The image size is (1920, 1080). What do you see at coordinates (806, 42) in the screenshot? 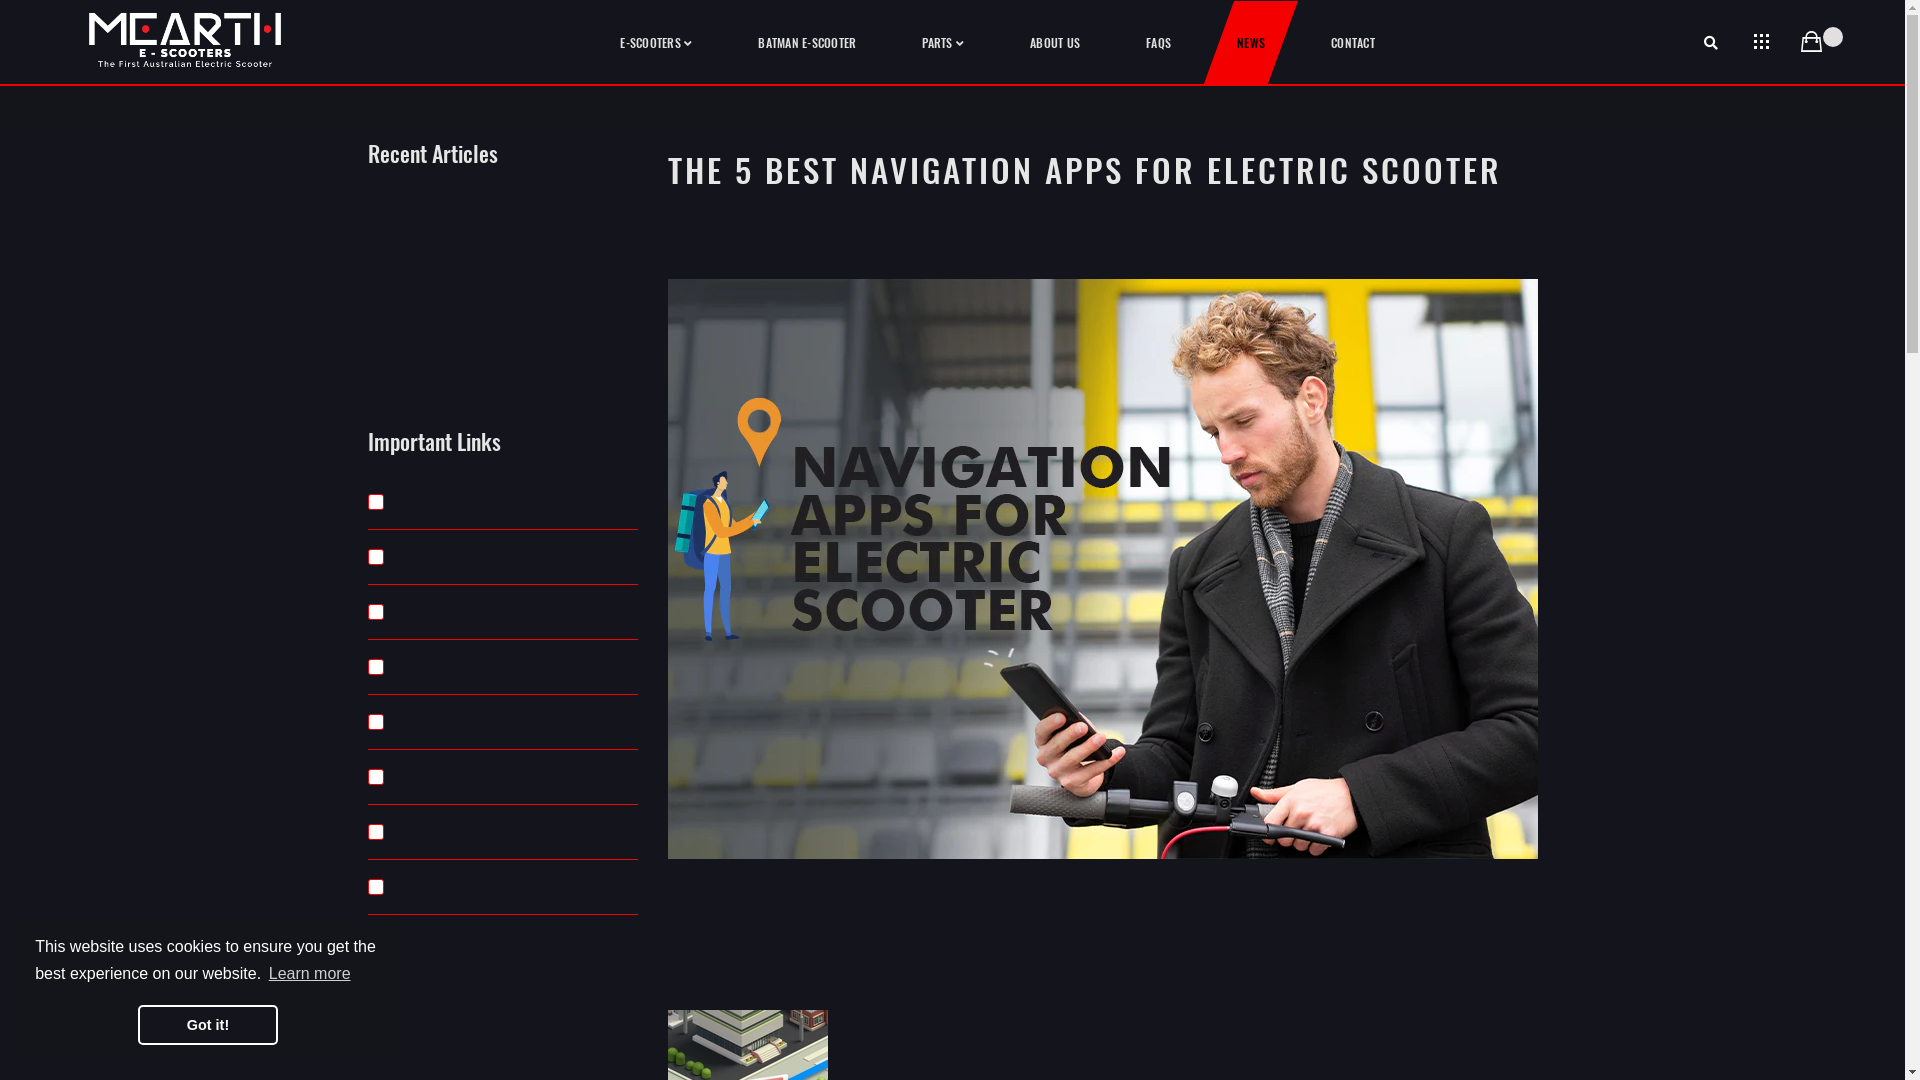
I see `'BATMAN E-SCOOTER'` at bounding box center [806, 42].